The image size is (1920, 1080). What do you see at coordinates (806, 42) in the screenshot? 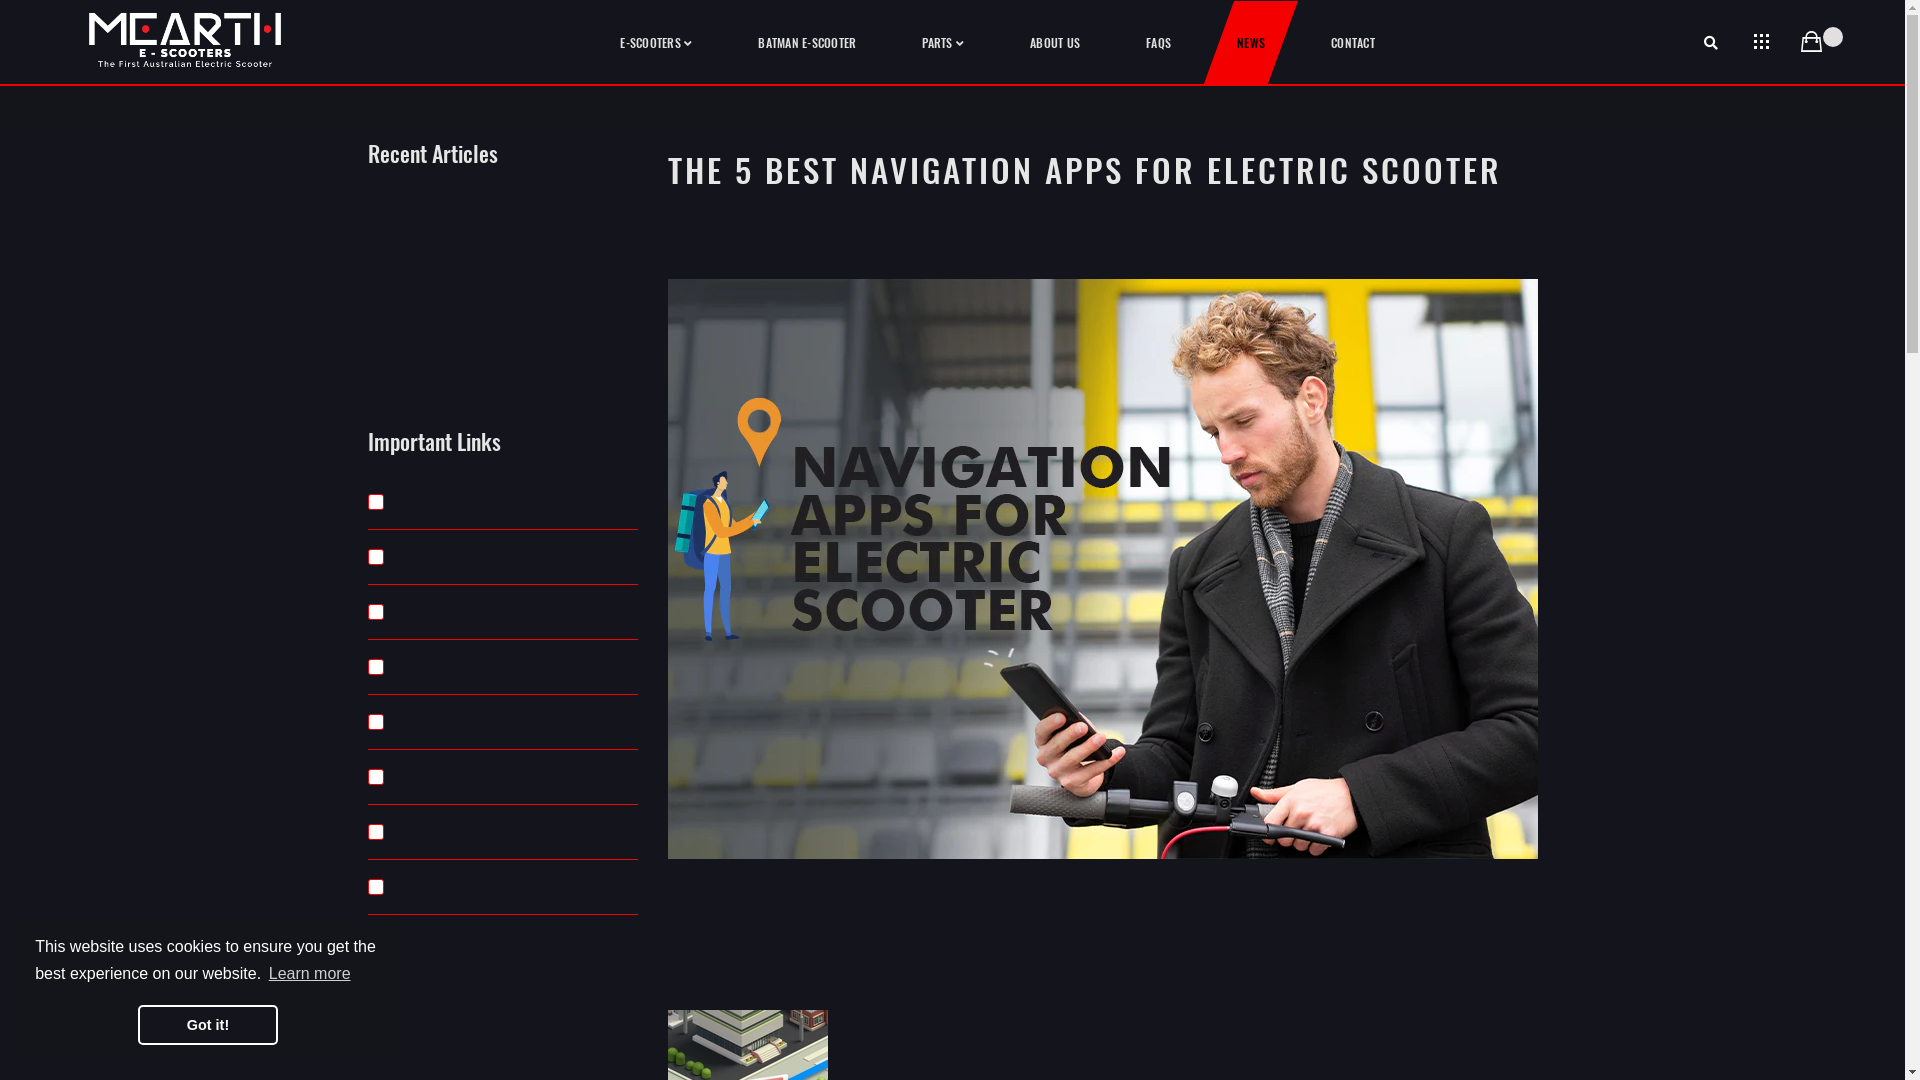
I see `'BATMAN E-SCOOTER'` at bounding box center [806, 42].